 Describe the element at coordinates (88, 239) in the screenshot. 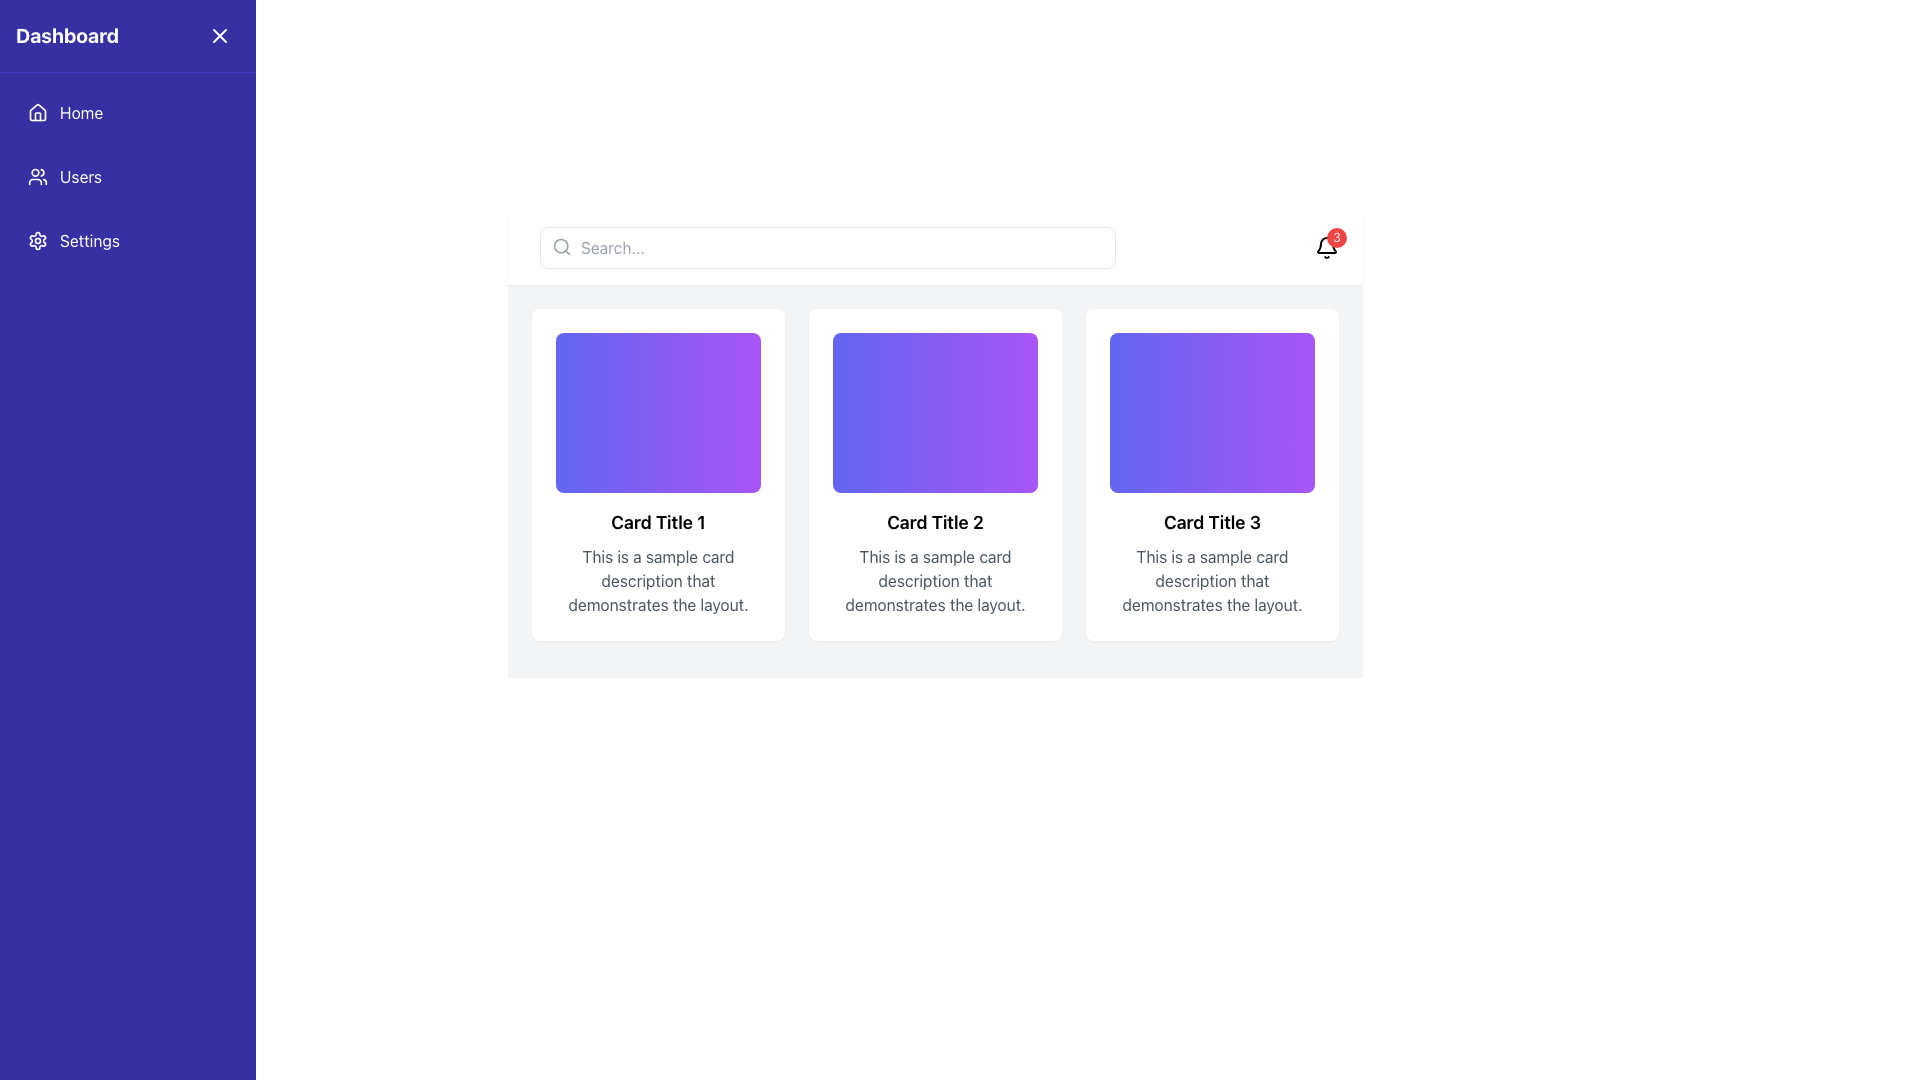

I see `'Settings' navigation label, which is a white sans-serif text on a purple background located in the left navigation bar, third below 'Home' and 'Users'` at that location.